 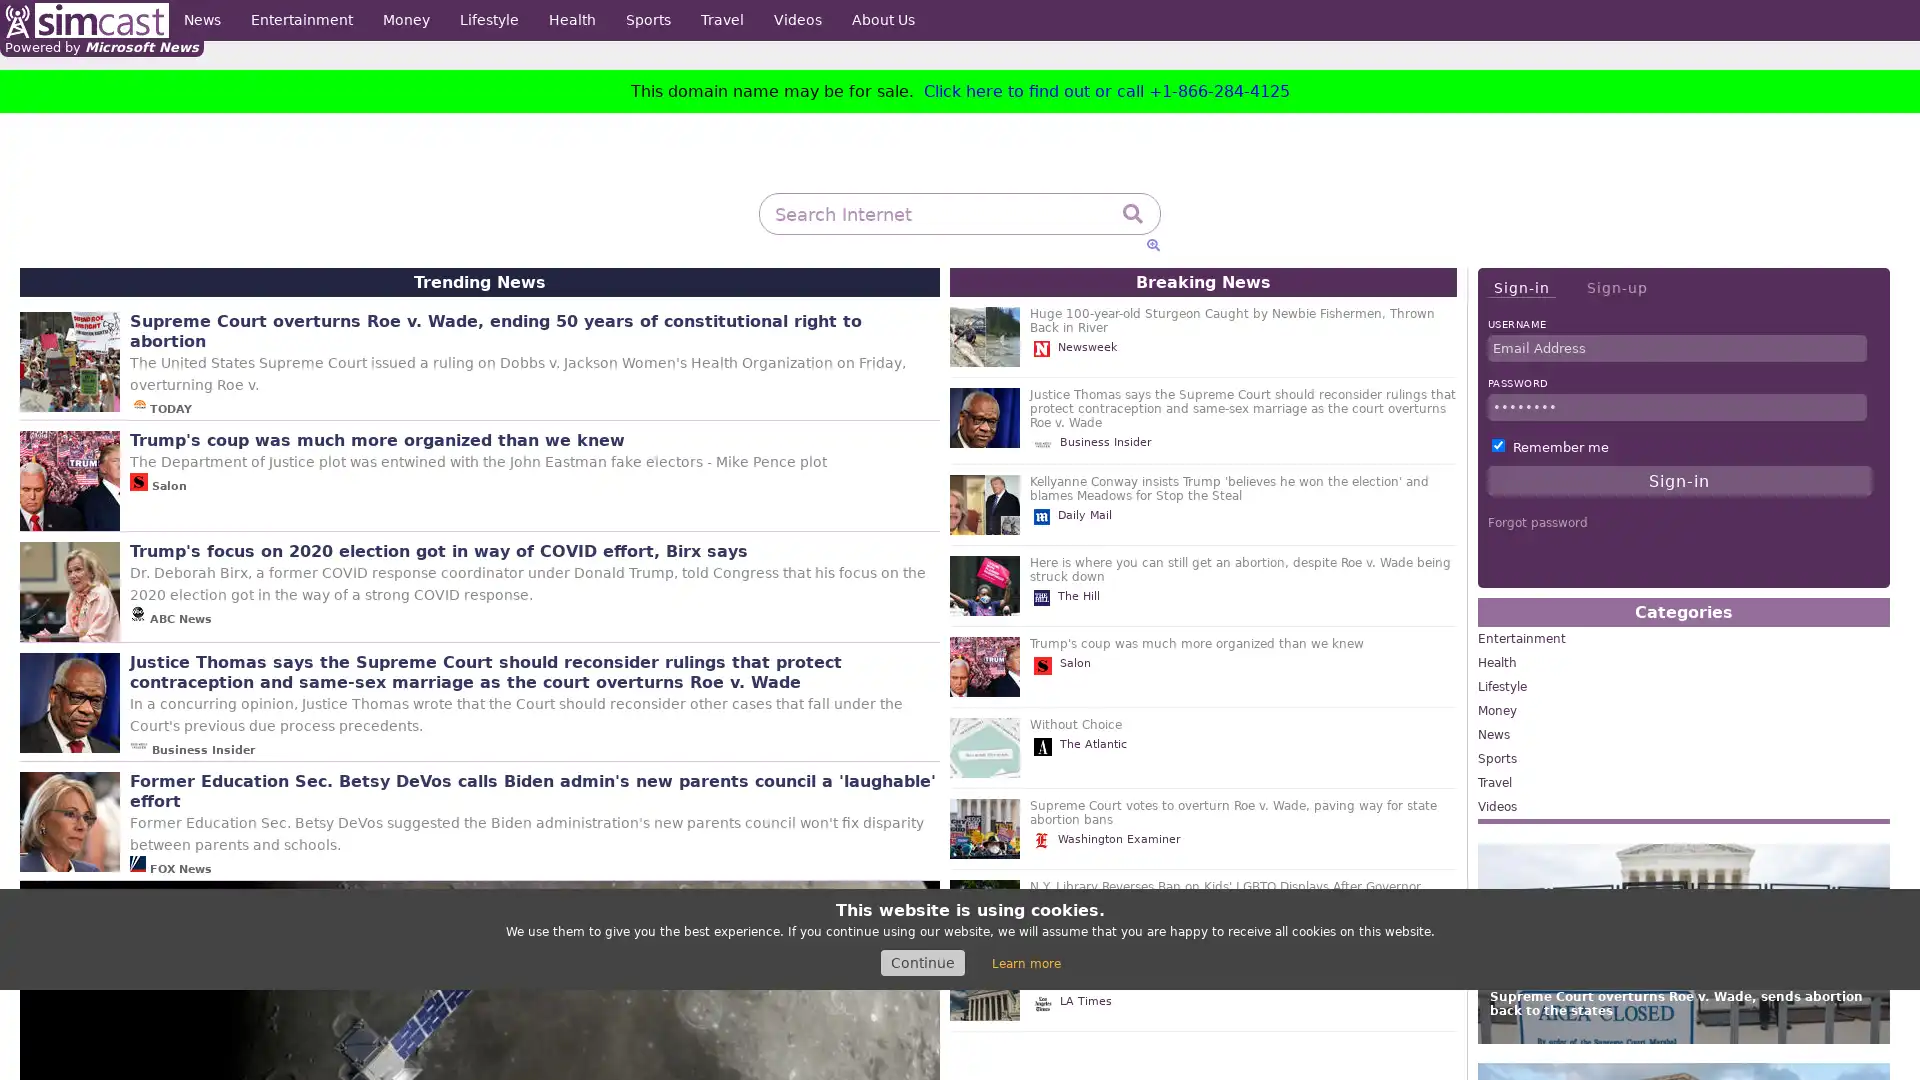 I want to click on Sign-up, so click(x=1616, y=288).